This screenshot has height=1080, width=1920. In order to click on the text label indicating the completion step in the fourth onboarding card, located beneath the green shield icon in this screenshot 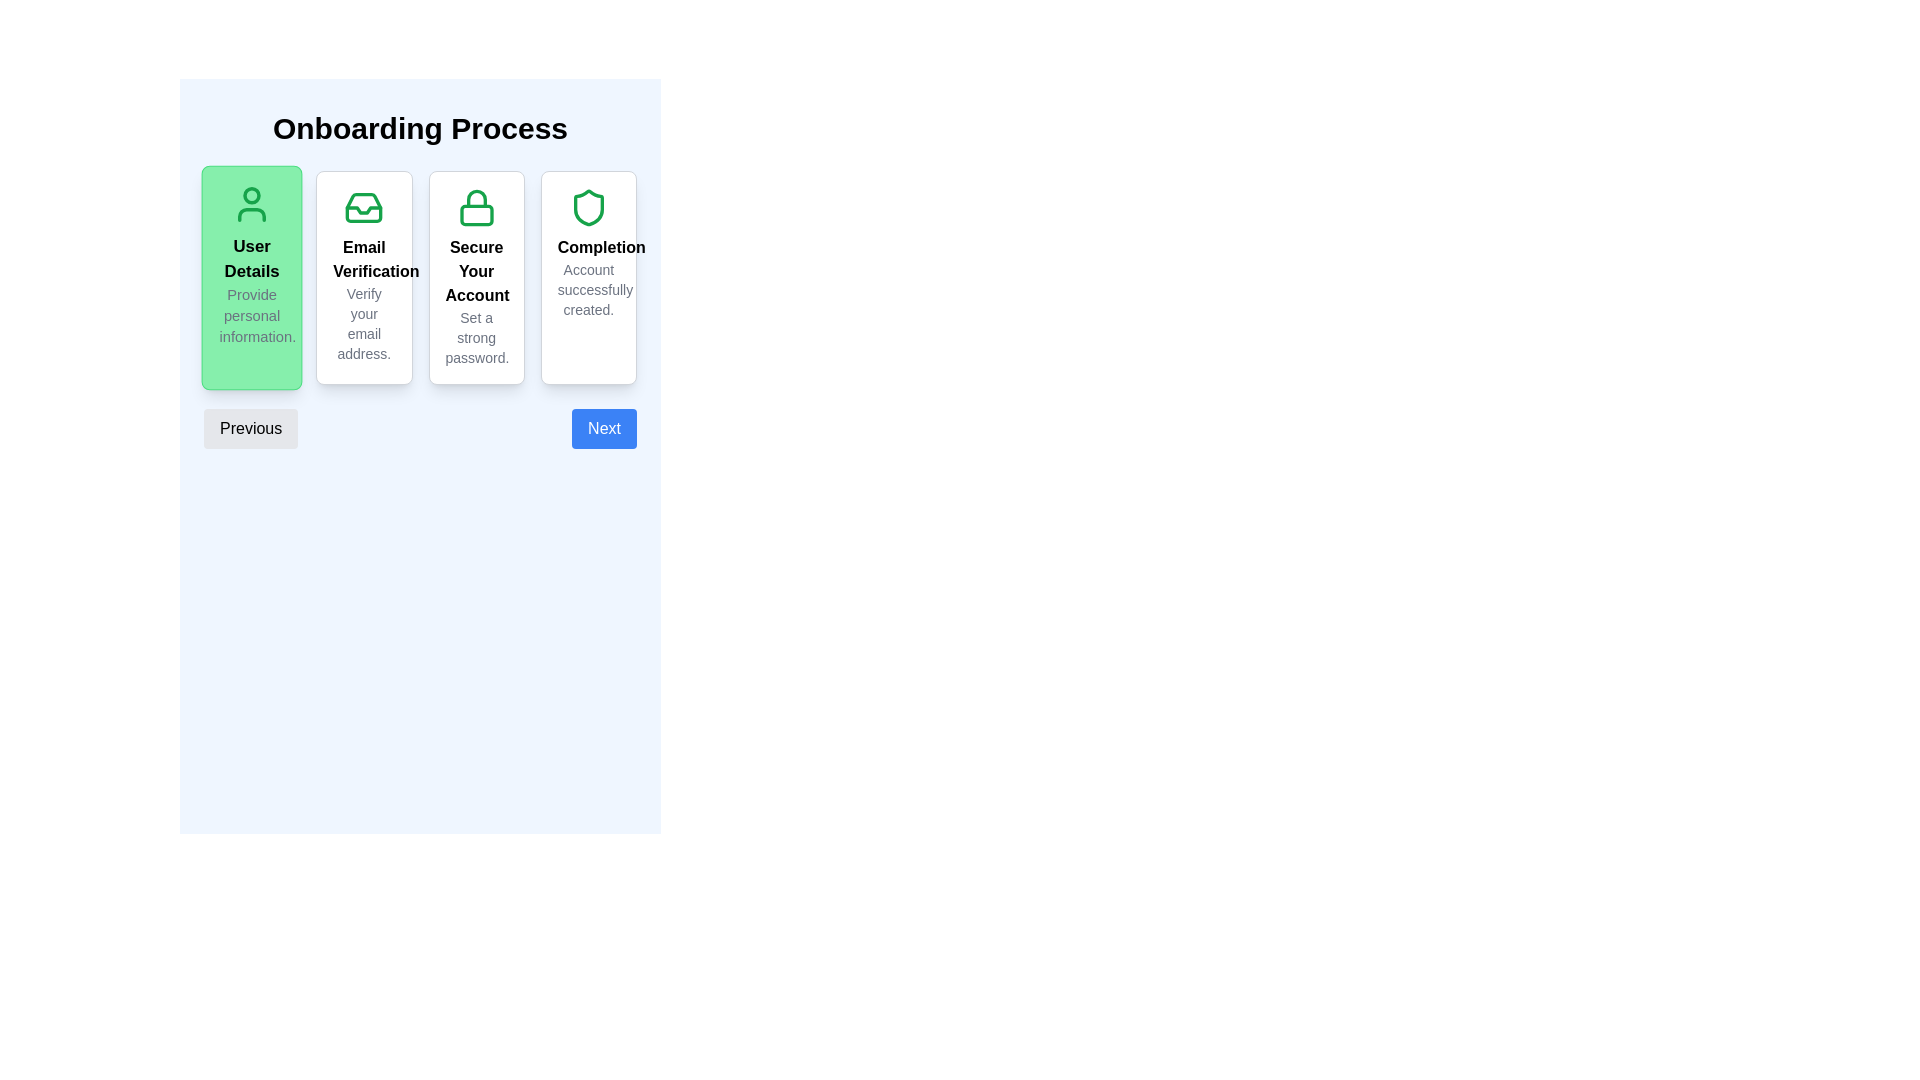, I will do `click(587, 246)`.